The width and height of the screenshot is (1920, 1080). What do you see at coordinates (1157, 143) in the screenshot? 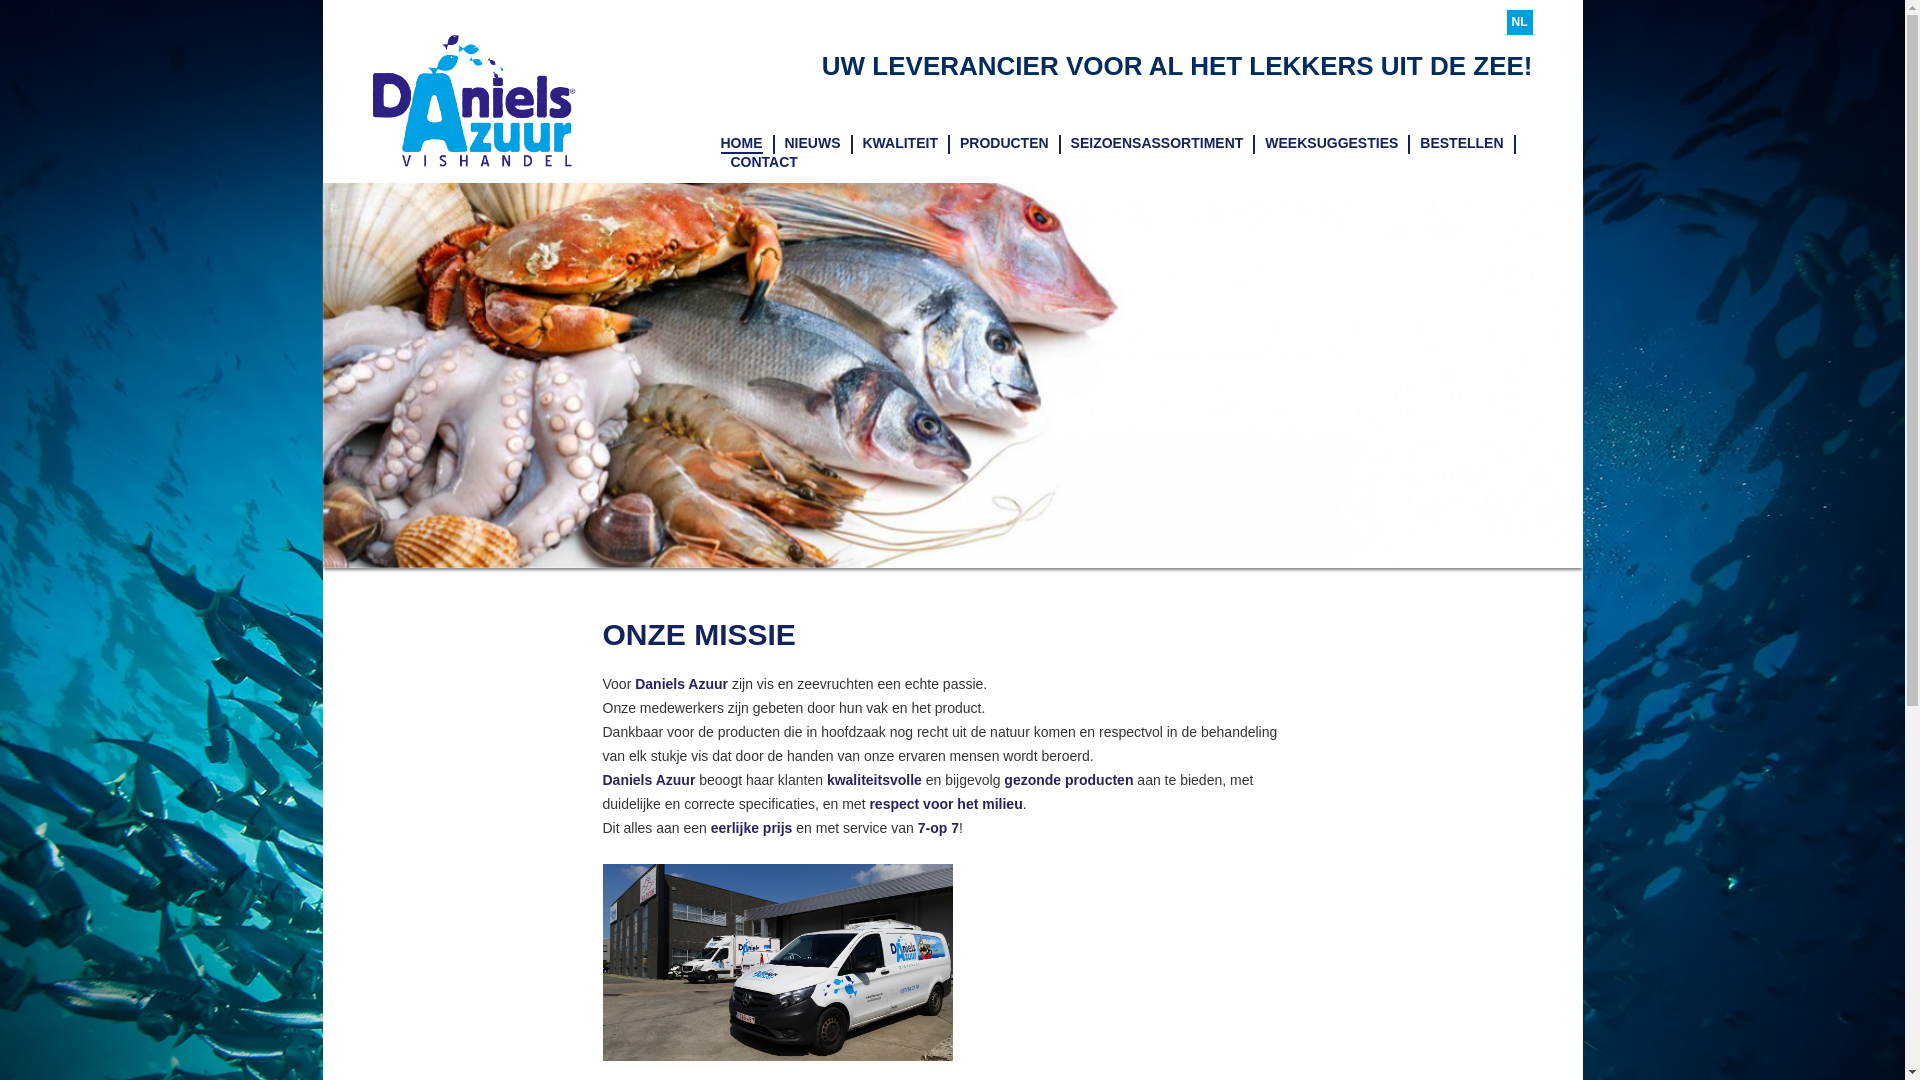
I see `'SEIZOENSASSORTIMENT'` at bounding box center [1157, 143].